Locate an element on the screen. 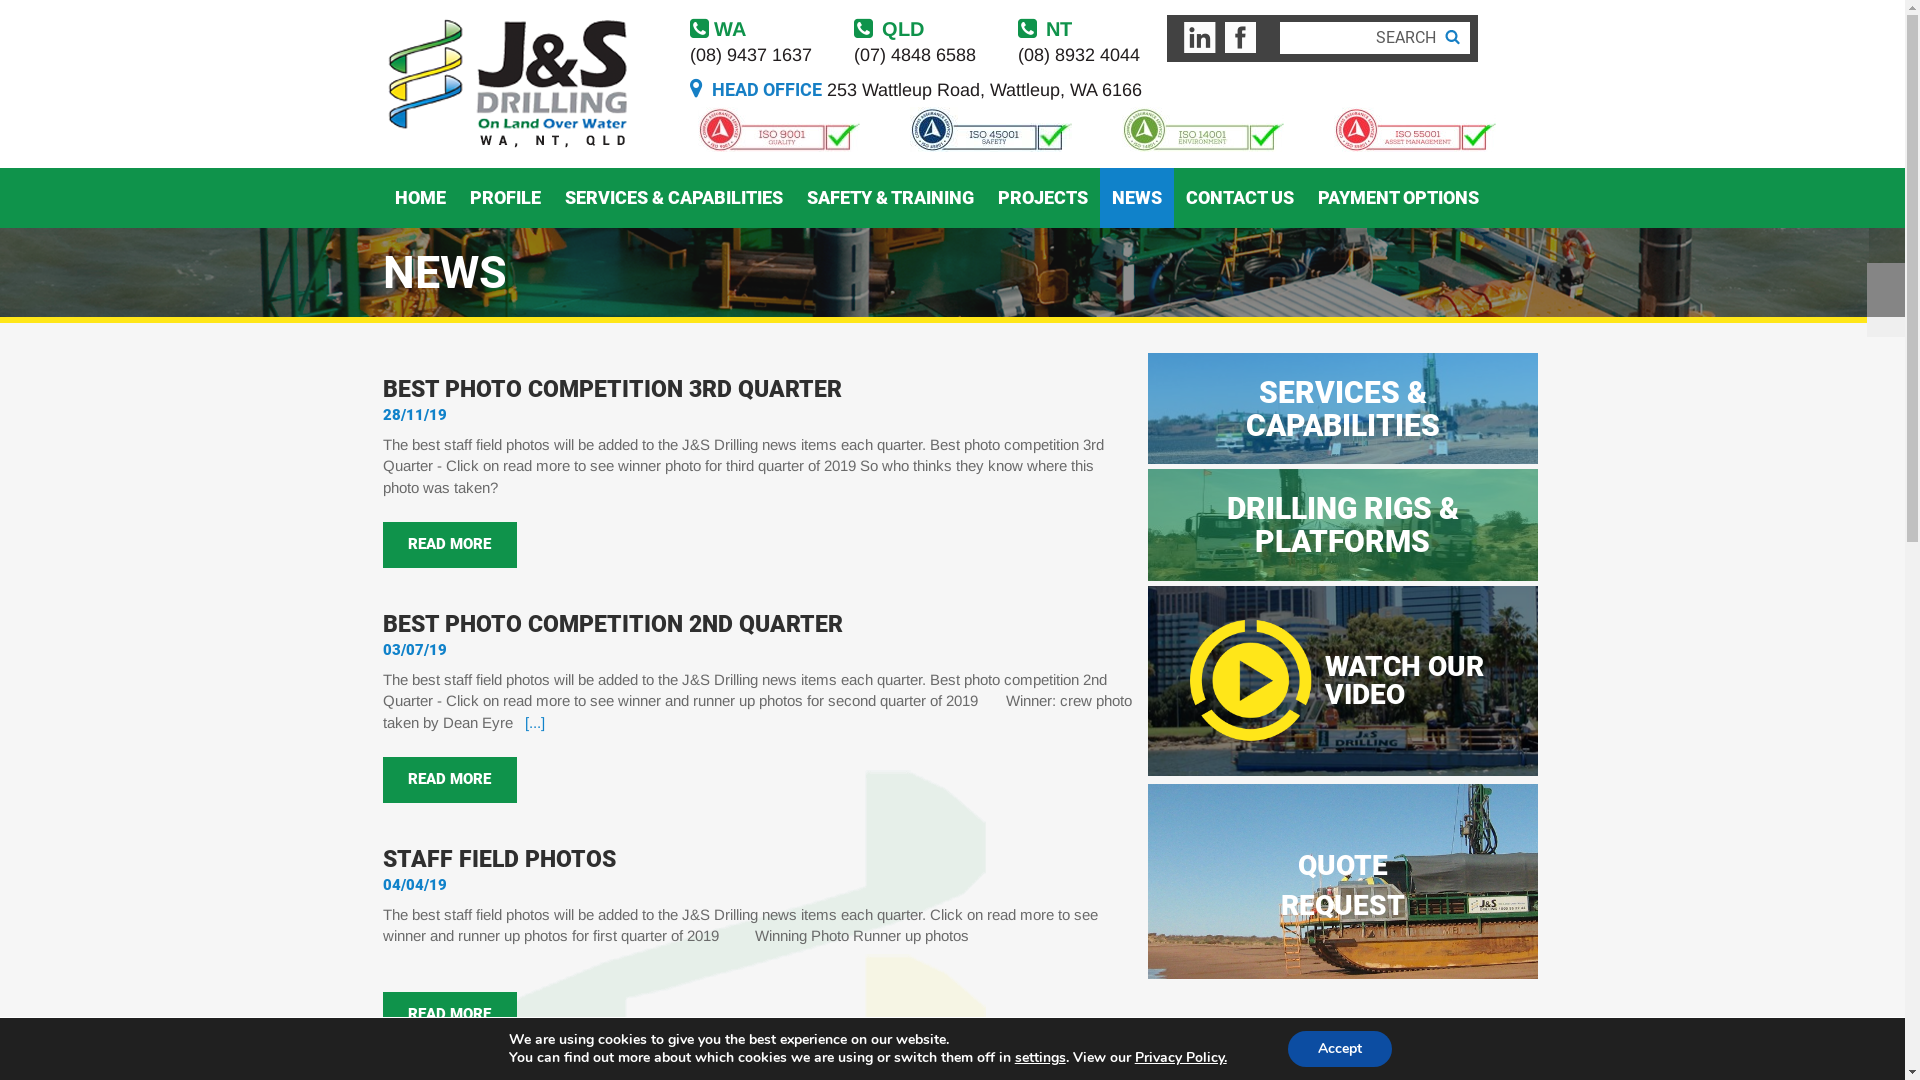 This screenshot has width=1920, height=1080. 'PROFILE' is located at coordinates (505, 197).